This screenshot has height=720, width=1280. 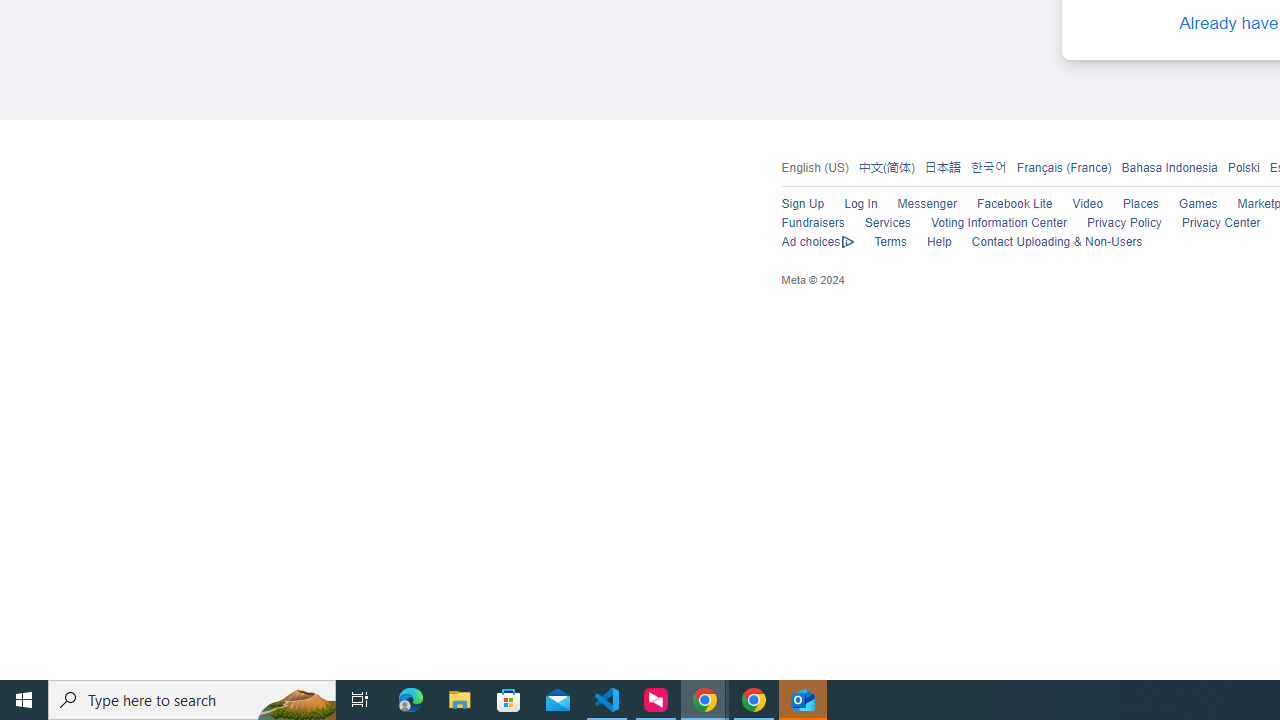 I want to click on 'Terms', so click(x=889, y=241).